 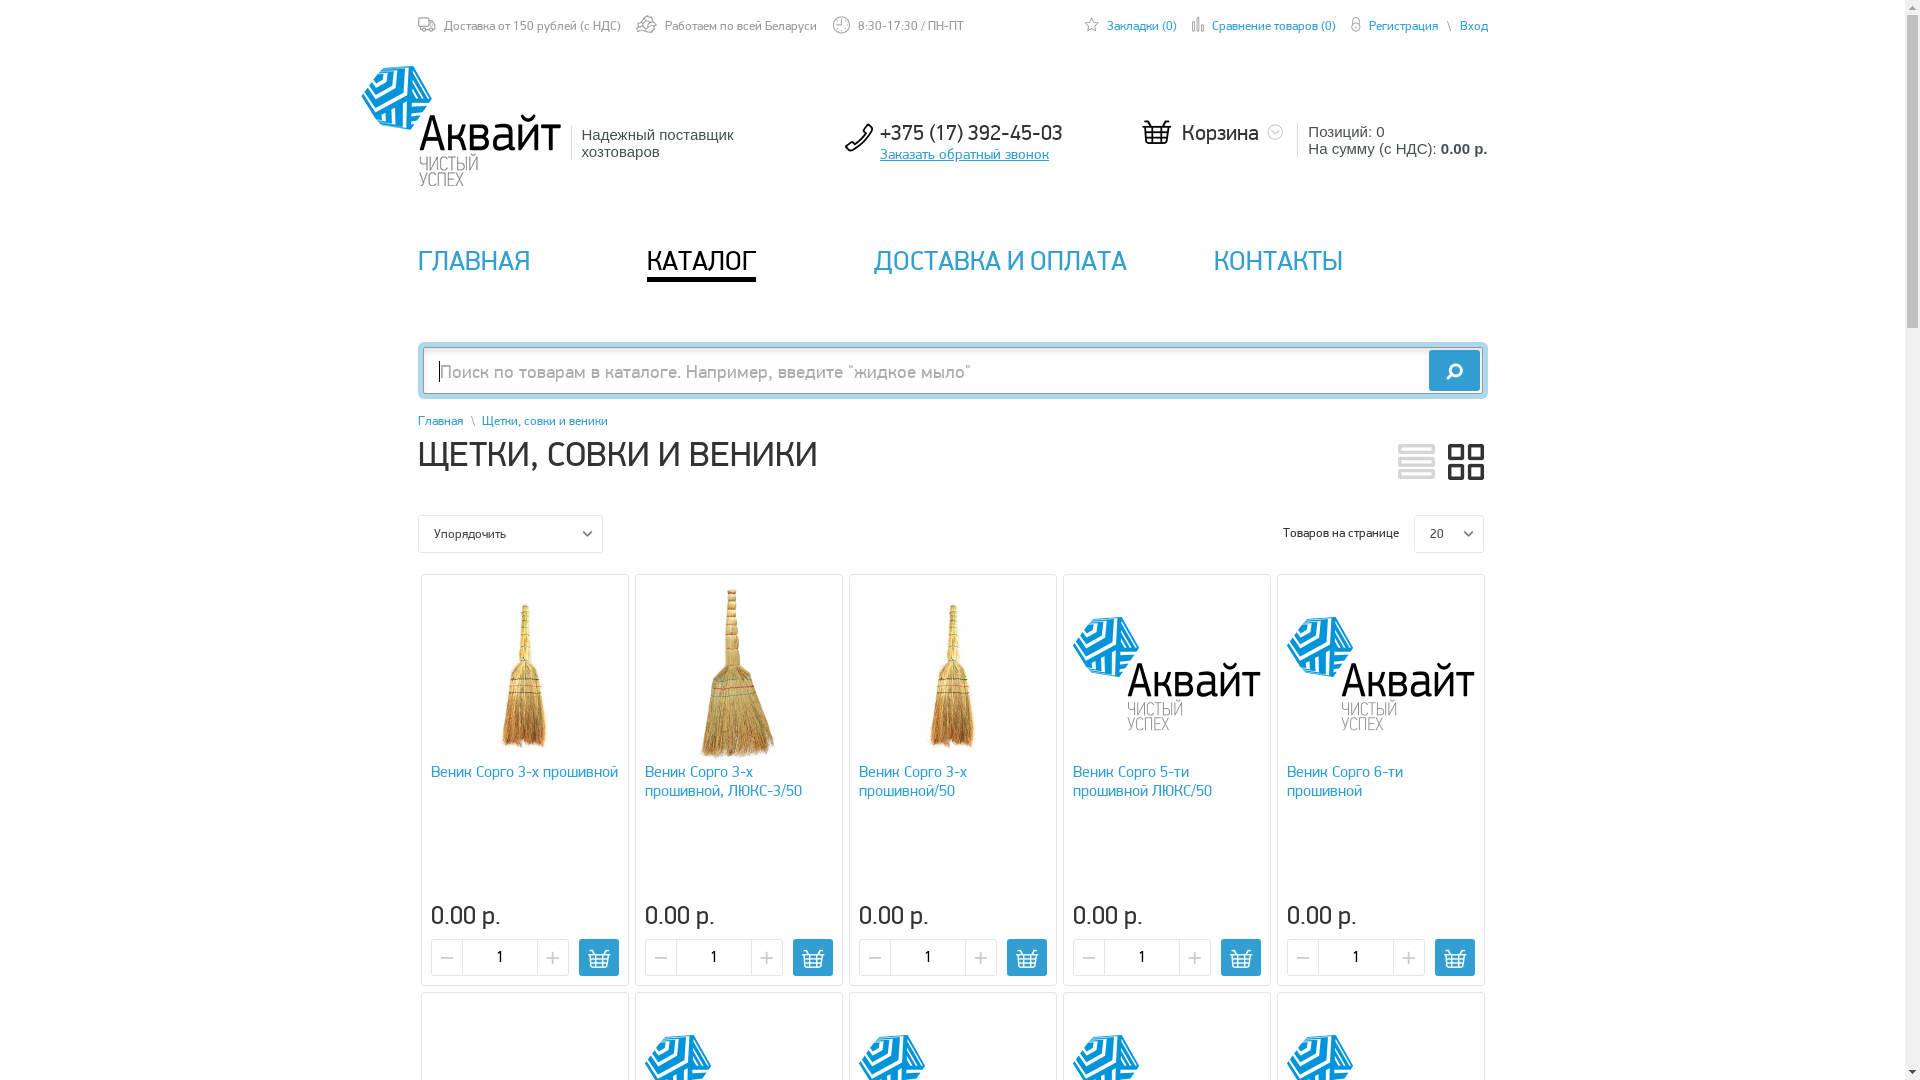 I want to click on '20', so click(x=1449, y=532).